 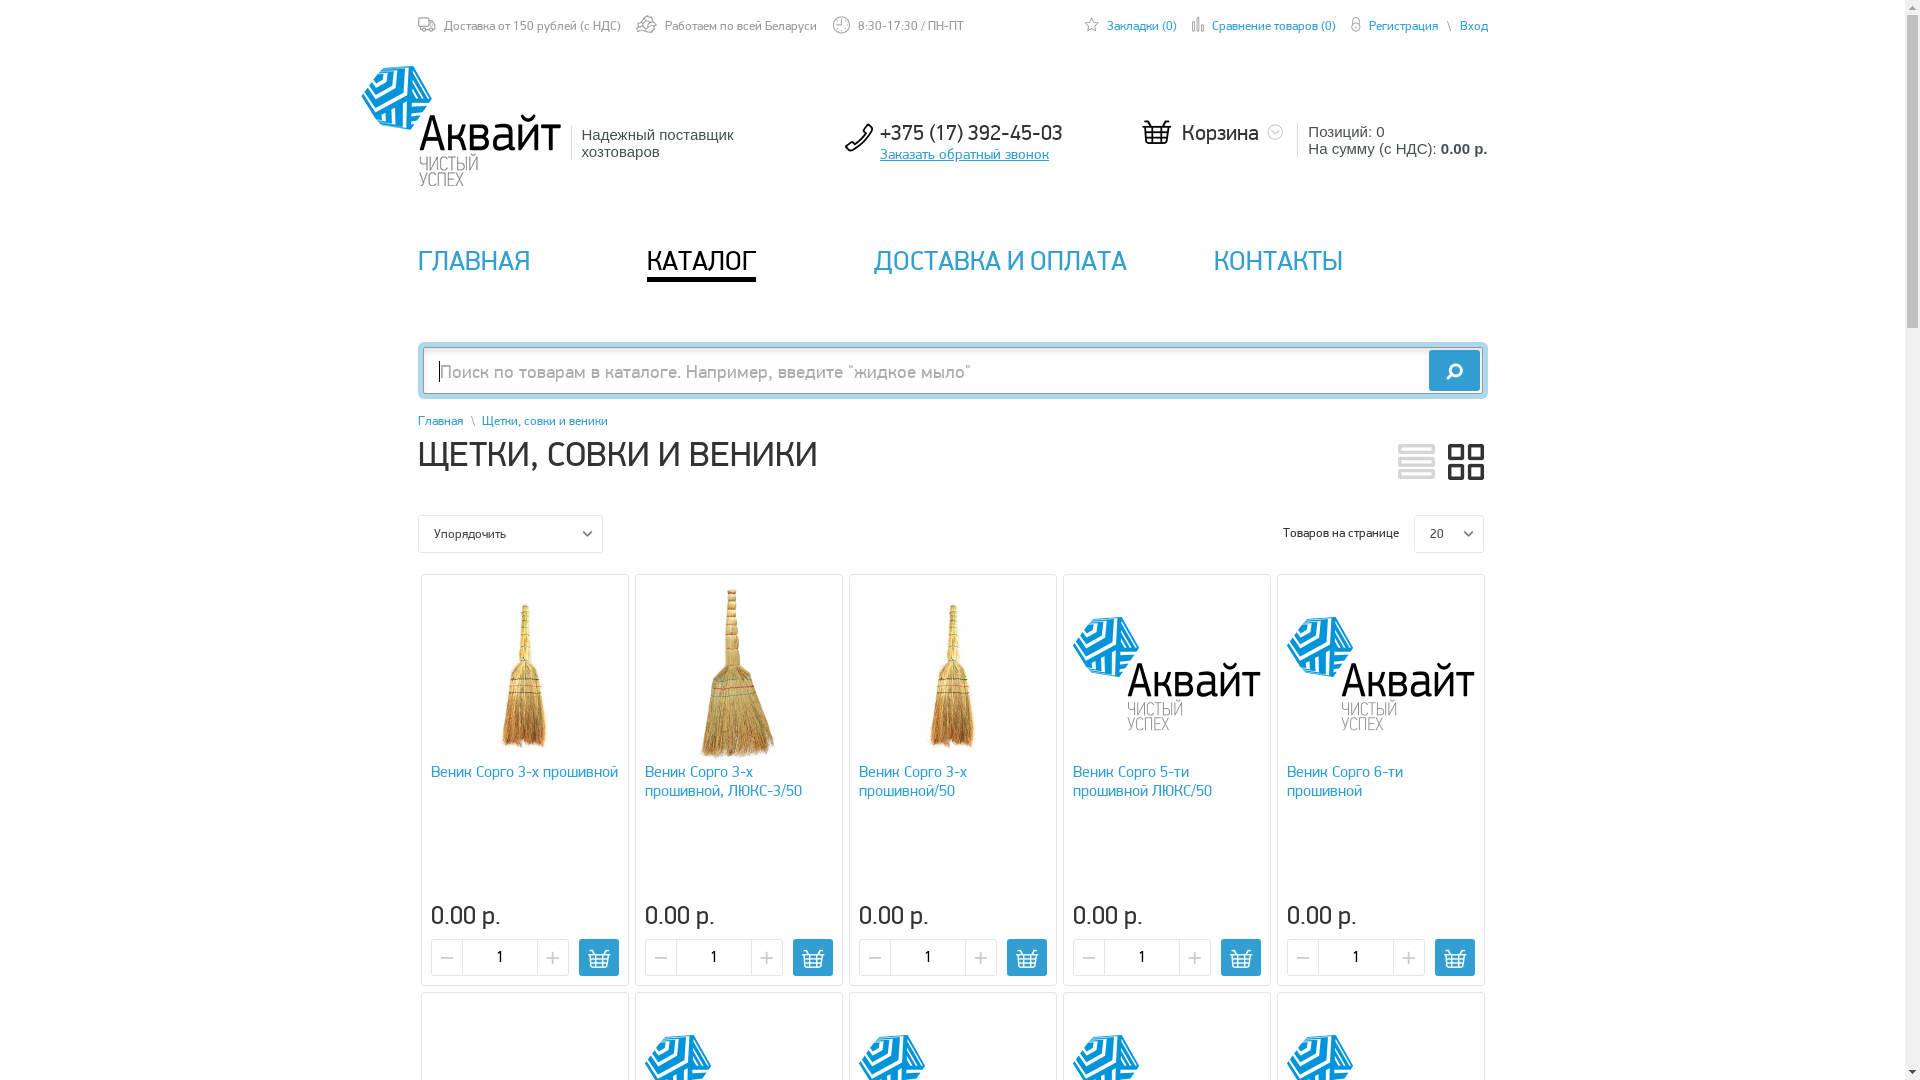 I want to click on '20', so click(x=1449, y=532).